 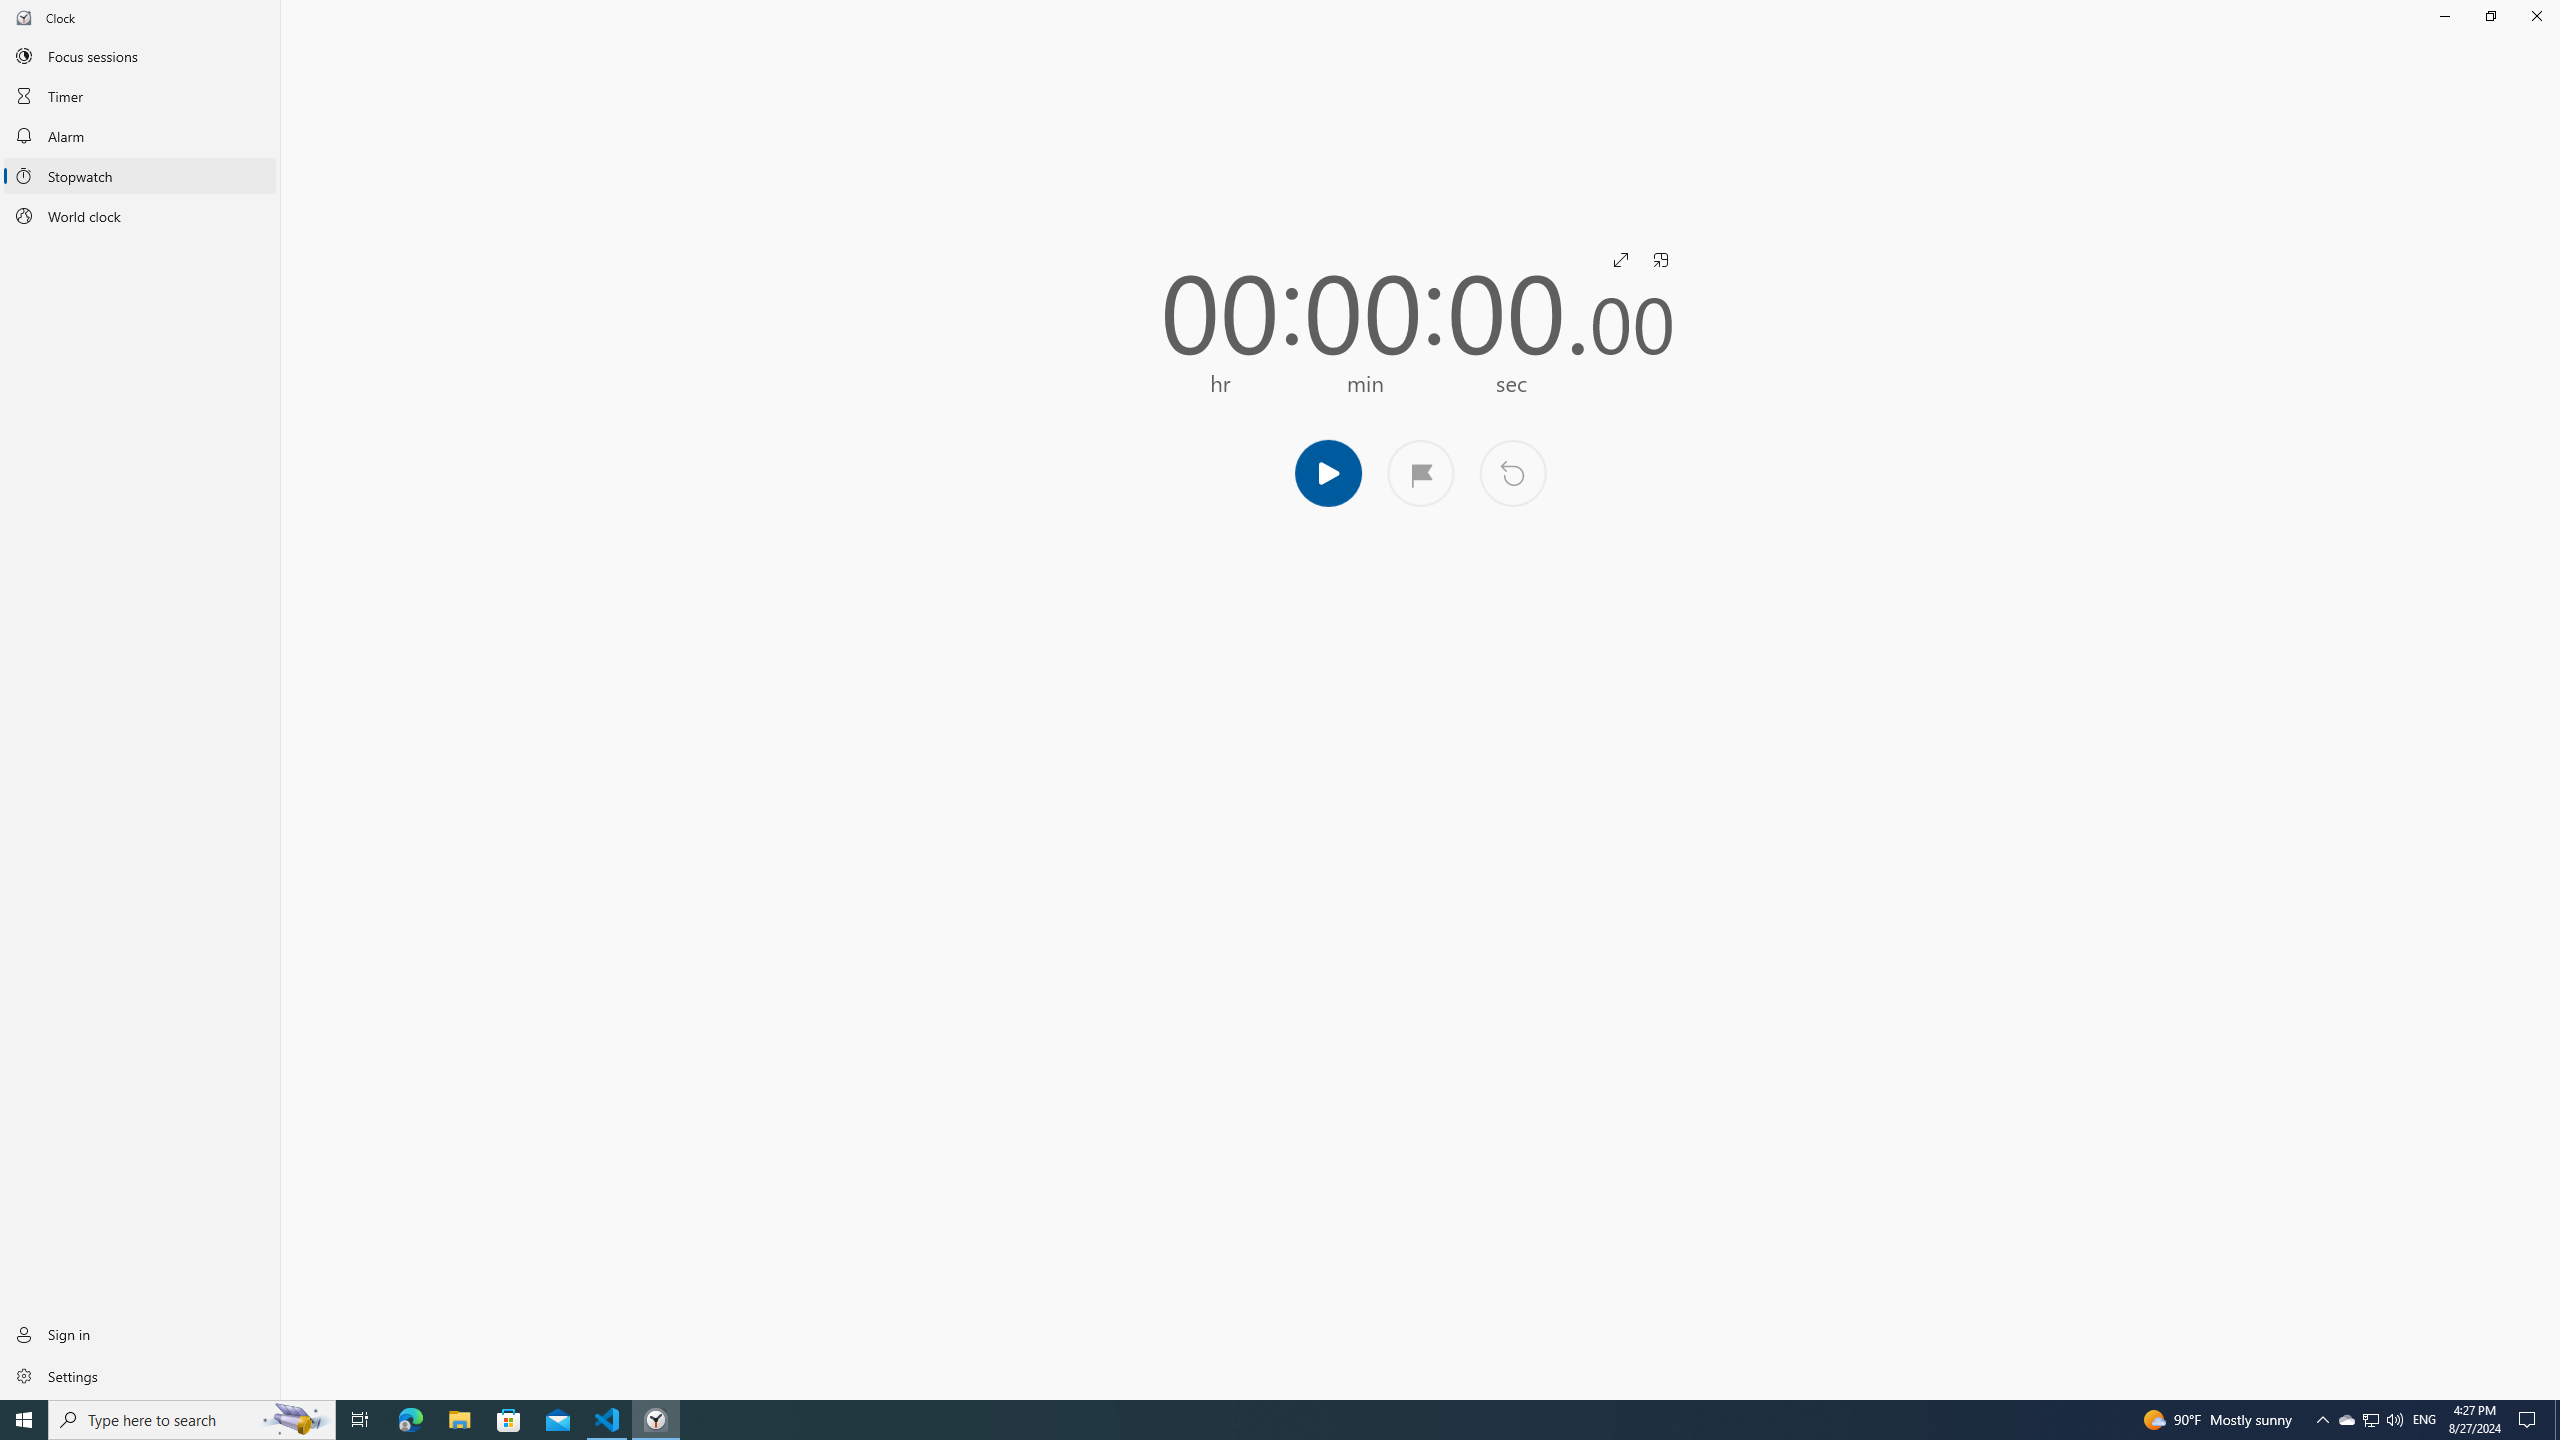 What do you see at coordinates (2393, 1418) in the screenshot?
I see `'Q2790: 100%'` at bounding box center [2393, 1418].